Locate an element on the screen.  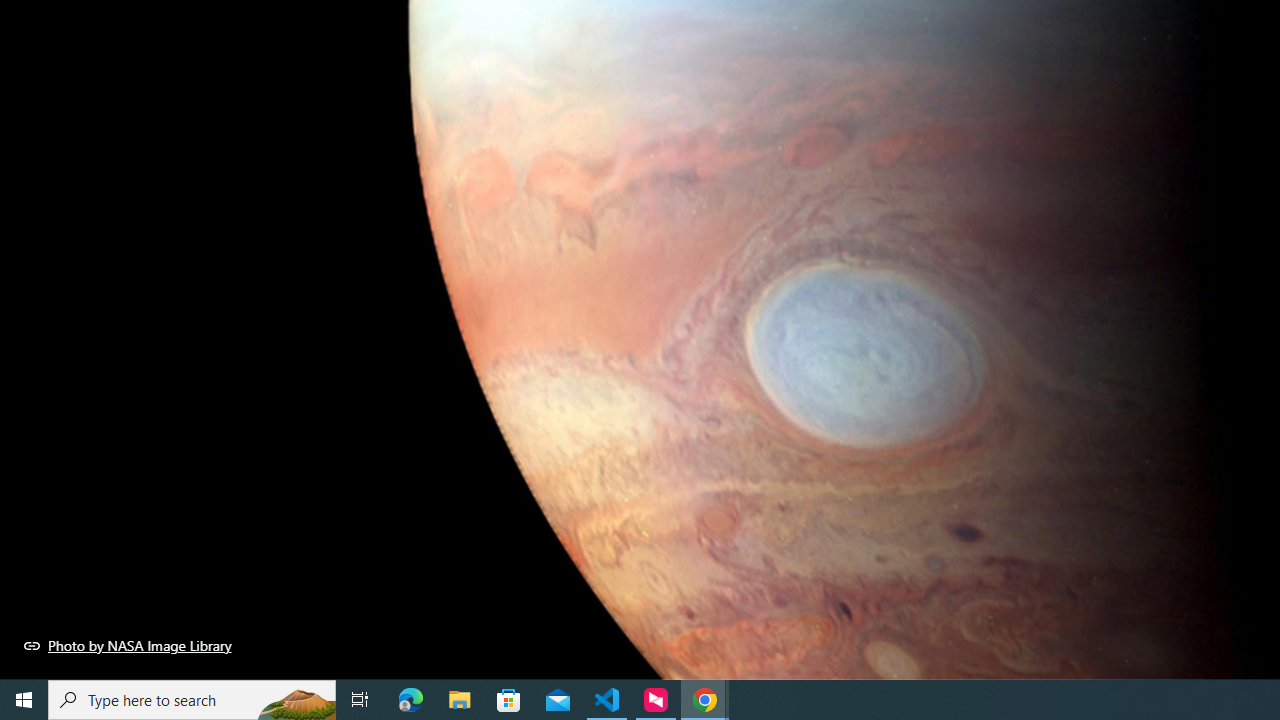
'Photo by NASA Image Library' is located at coordinates (127, 645).